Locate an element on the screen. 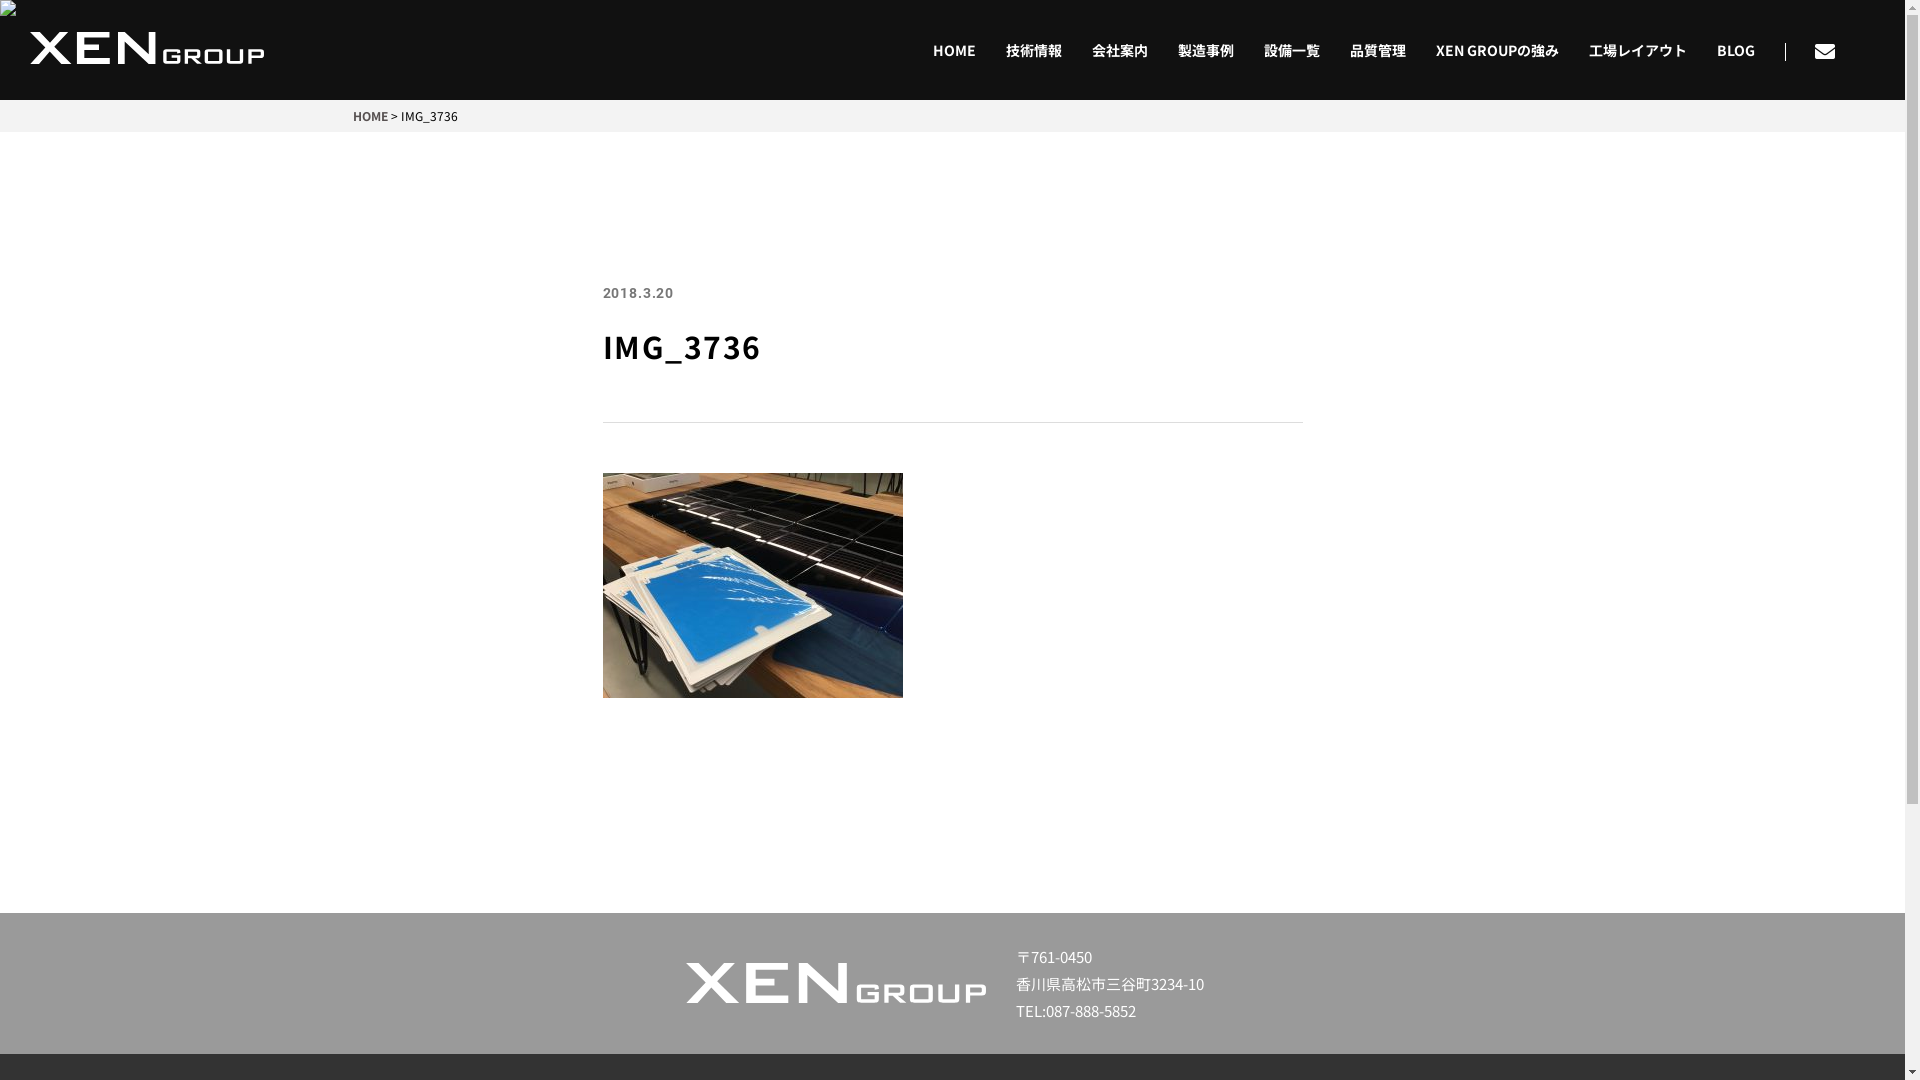  'BLOG' is located at coordinates (1701, 49).